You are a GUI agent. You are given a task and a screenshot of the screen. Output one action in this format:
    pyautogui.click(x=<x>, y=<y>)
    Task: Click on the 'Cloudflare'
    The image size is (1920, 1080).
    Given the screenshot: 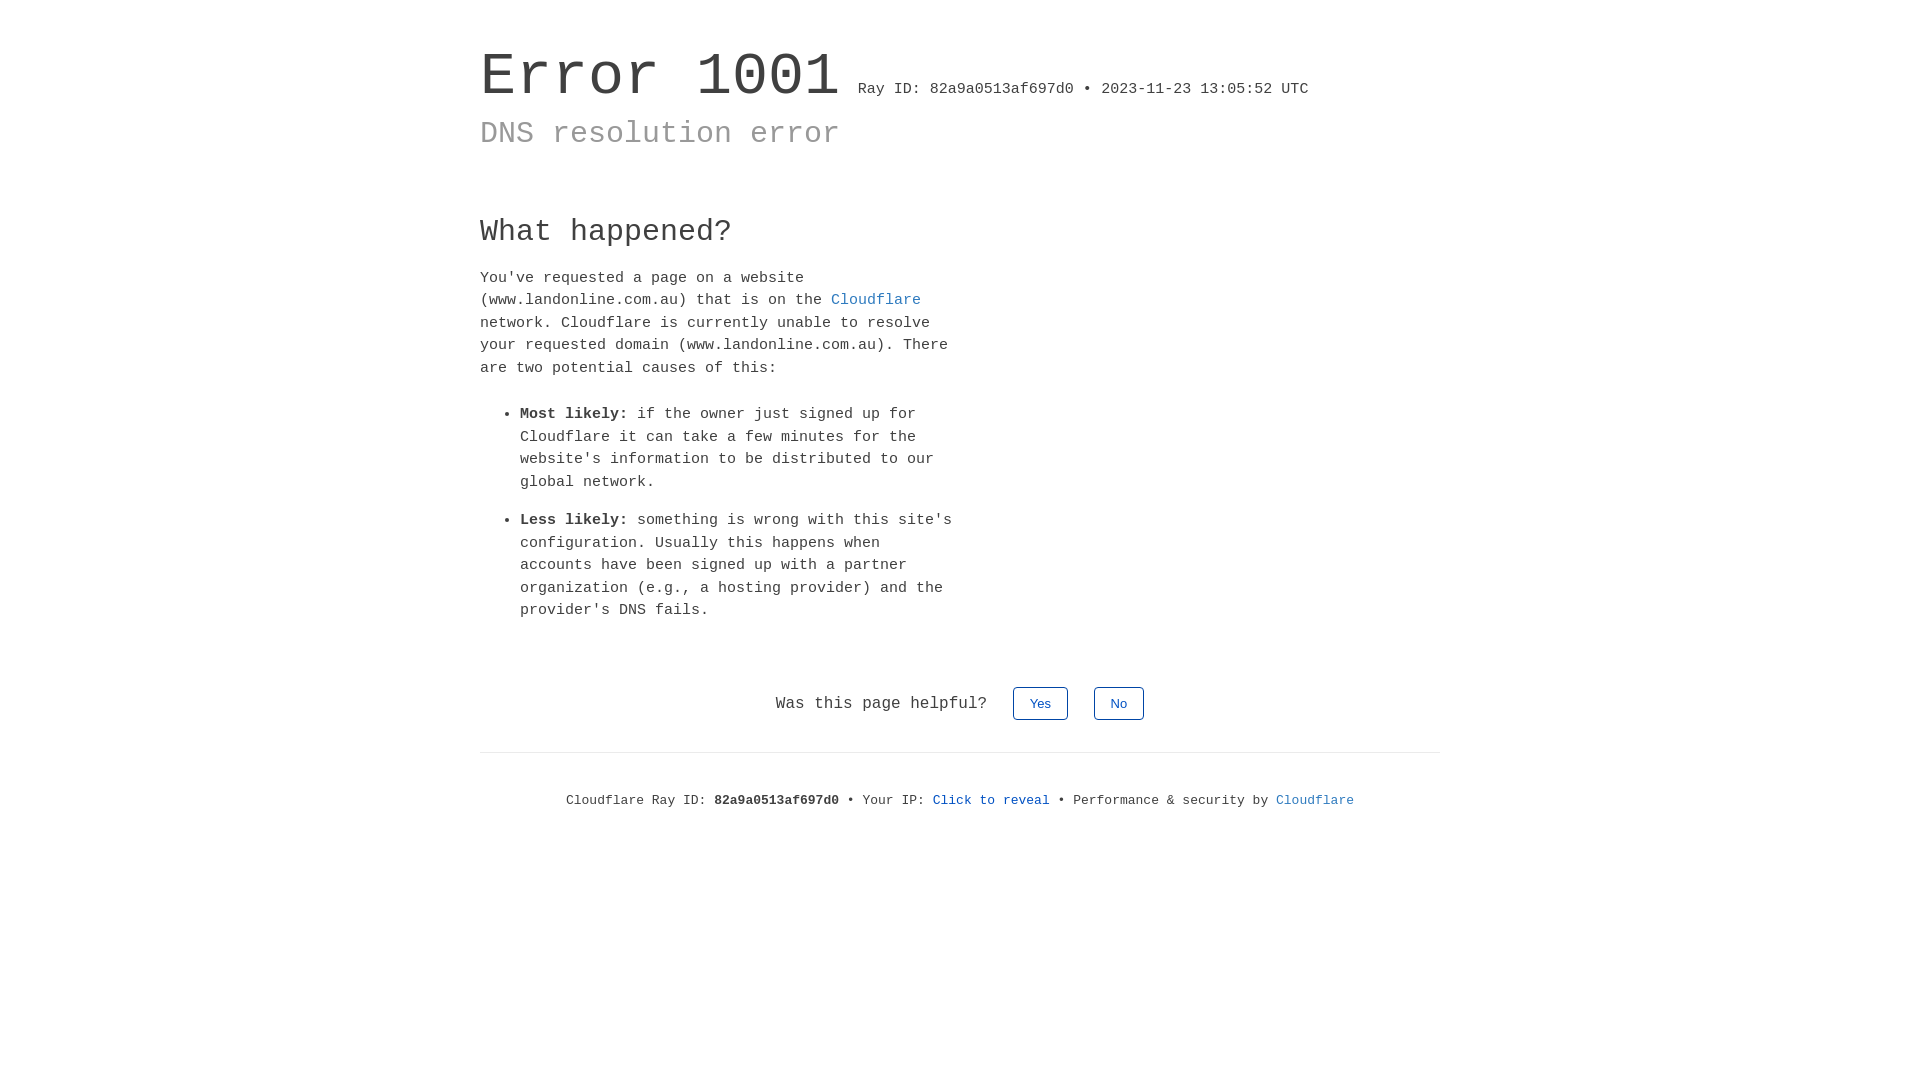 What is the action you would take?
    pyautogui.click(x=830, y=300)
    